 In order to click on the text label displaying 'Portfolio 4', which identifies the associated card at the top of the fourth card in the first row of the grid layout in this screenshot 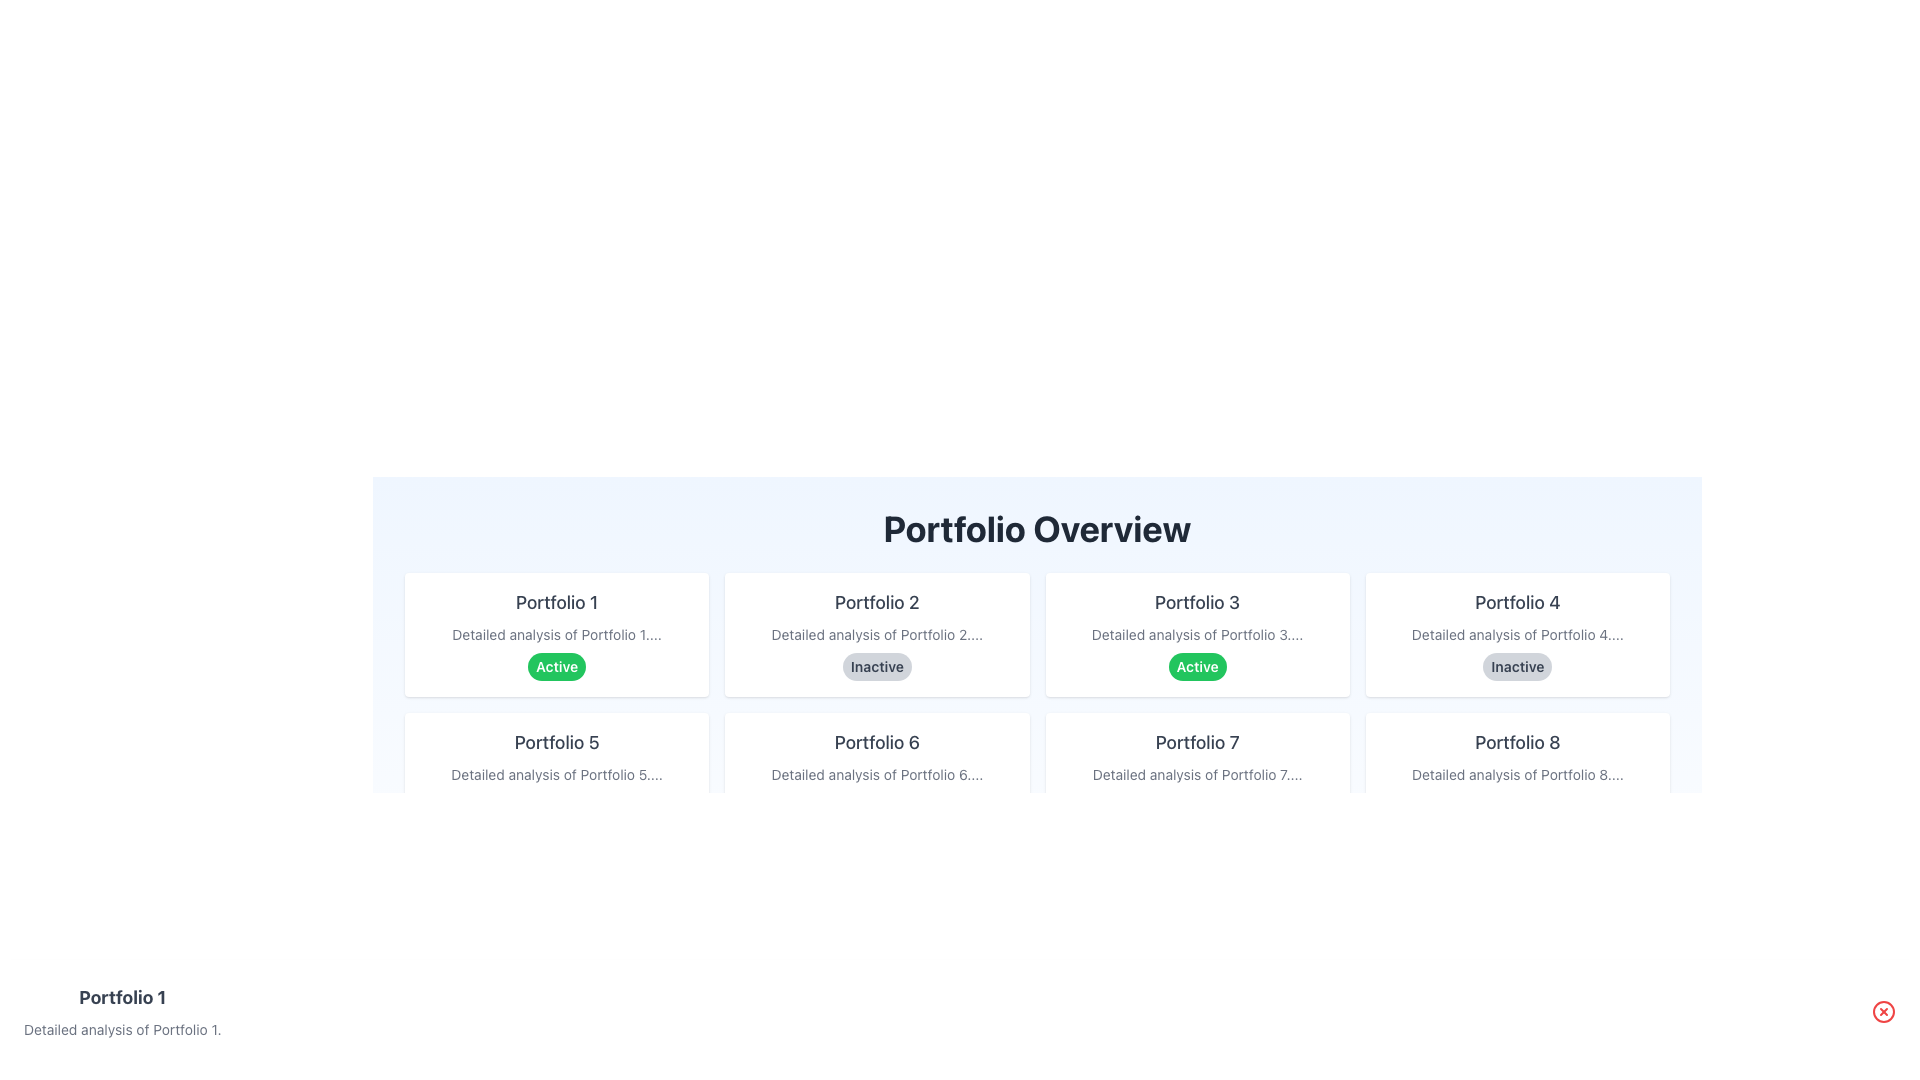, I will do `click(1517, 601)`.